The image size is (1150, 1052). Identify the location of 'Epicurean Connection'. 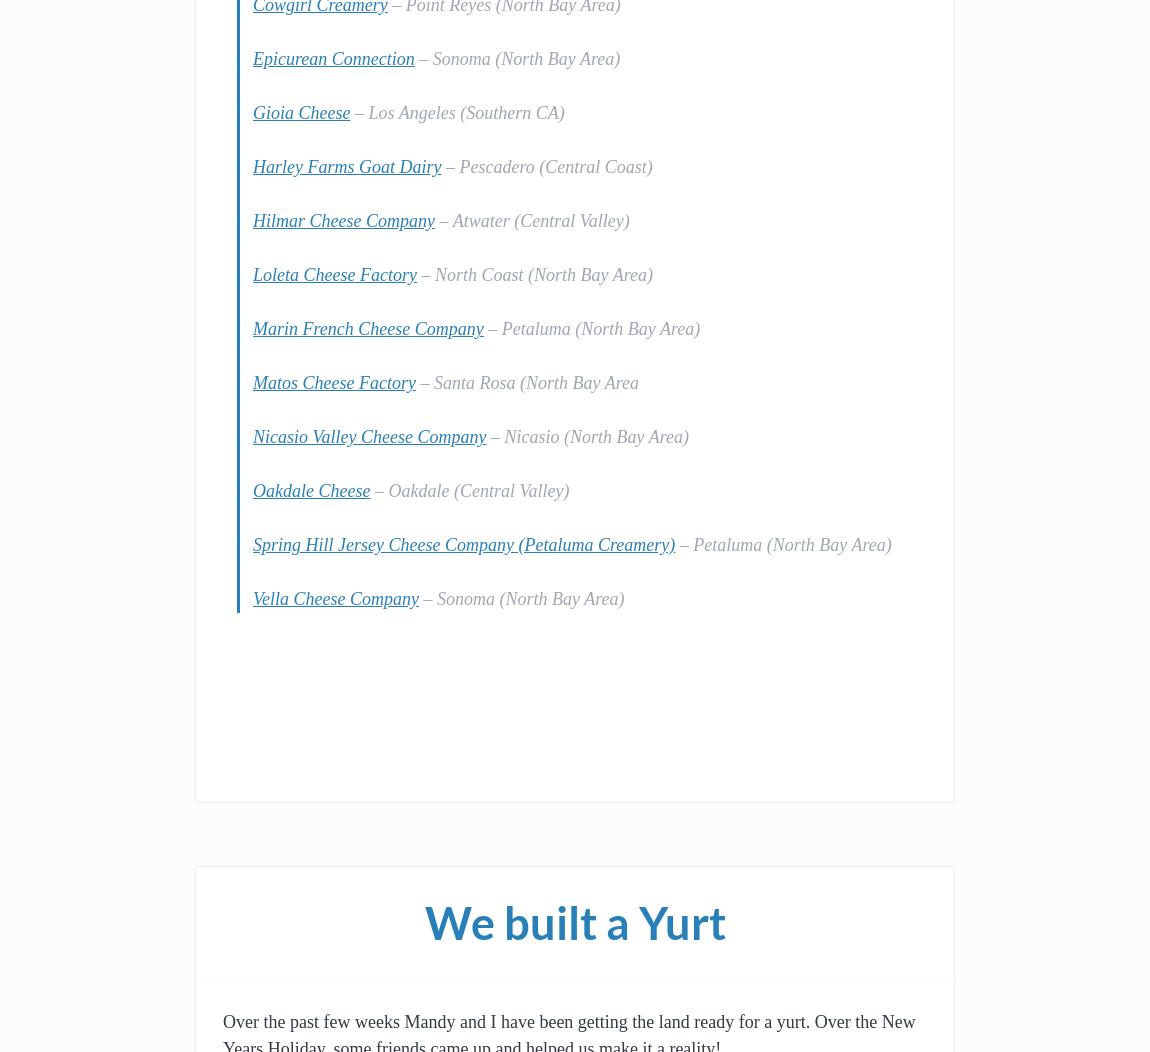
(252, 58).